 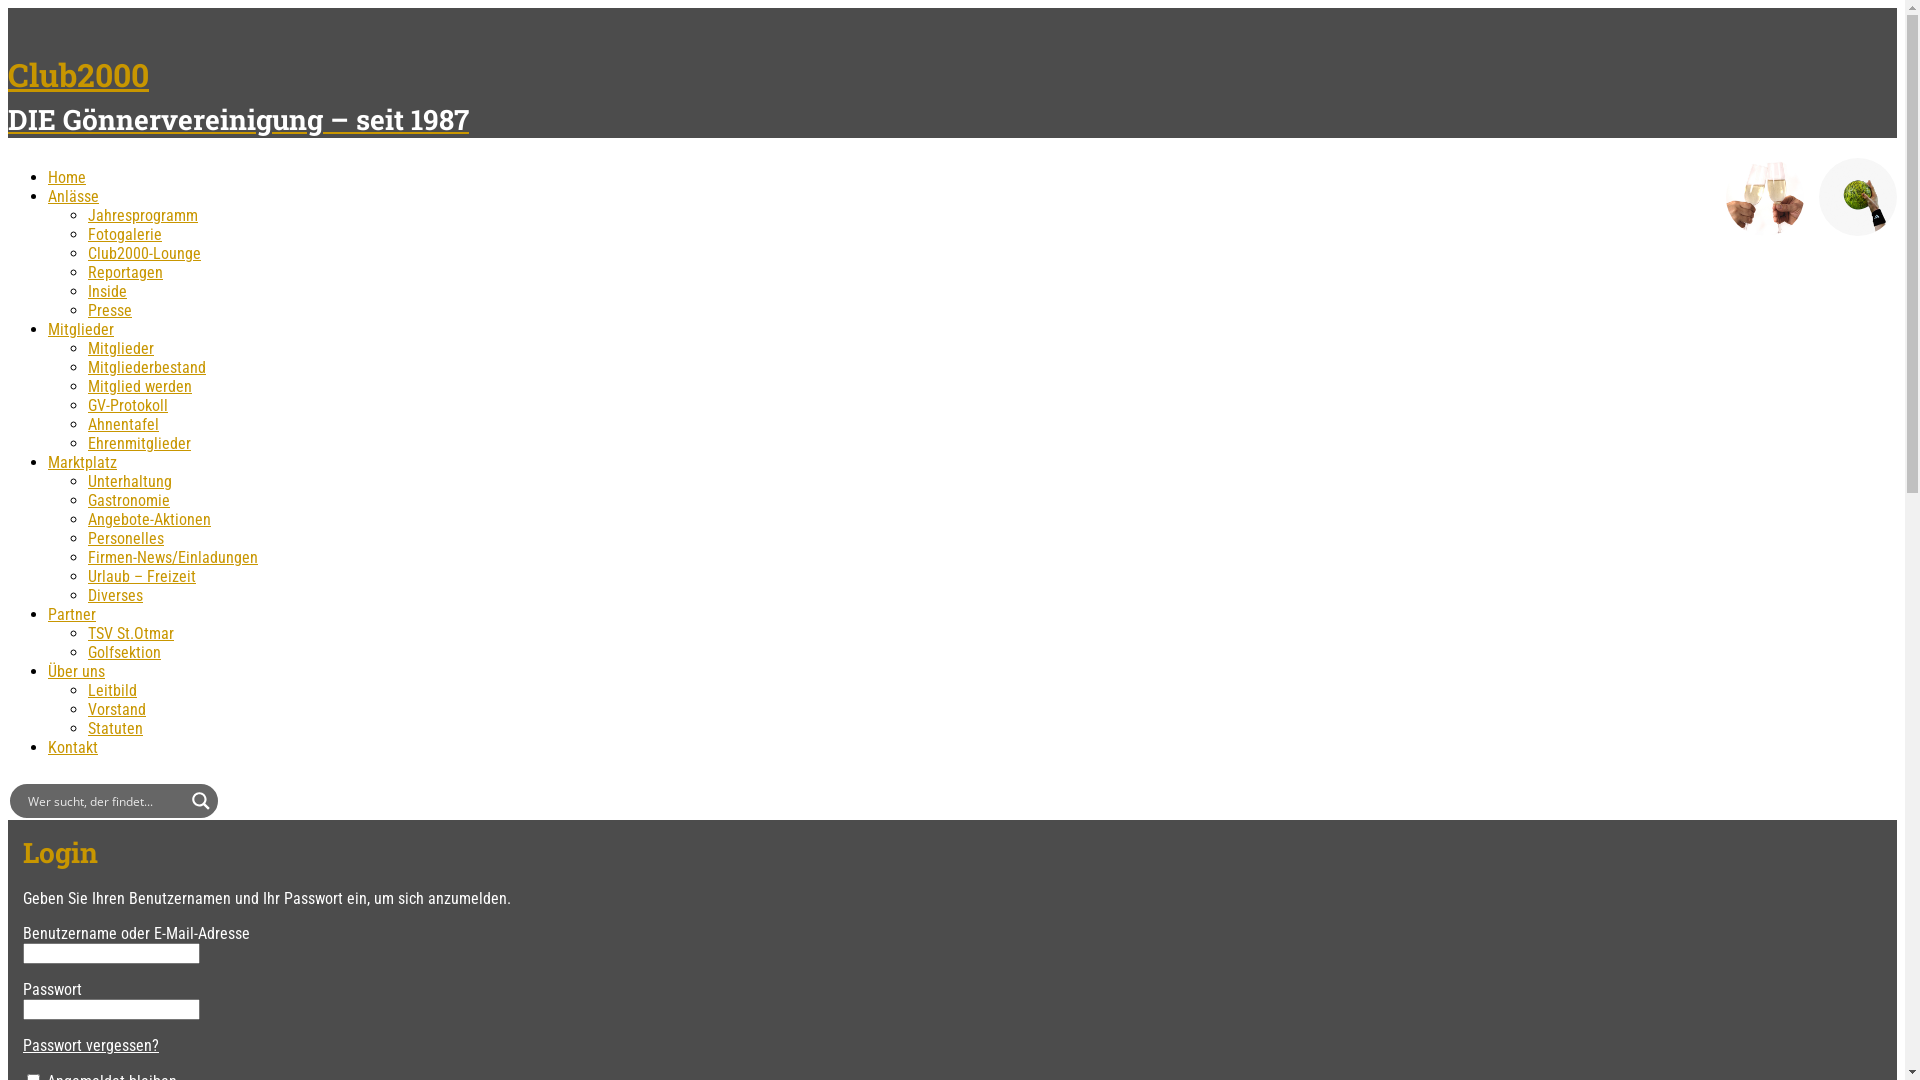 I want to click on 'Jahresprogramm', so click(x=142, y=215).